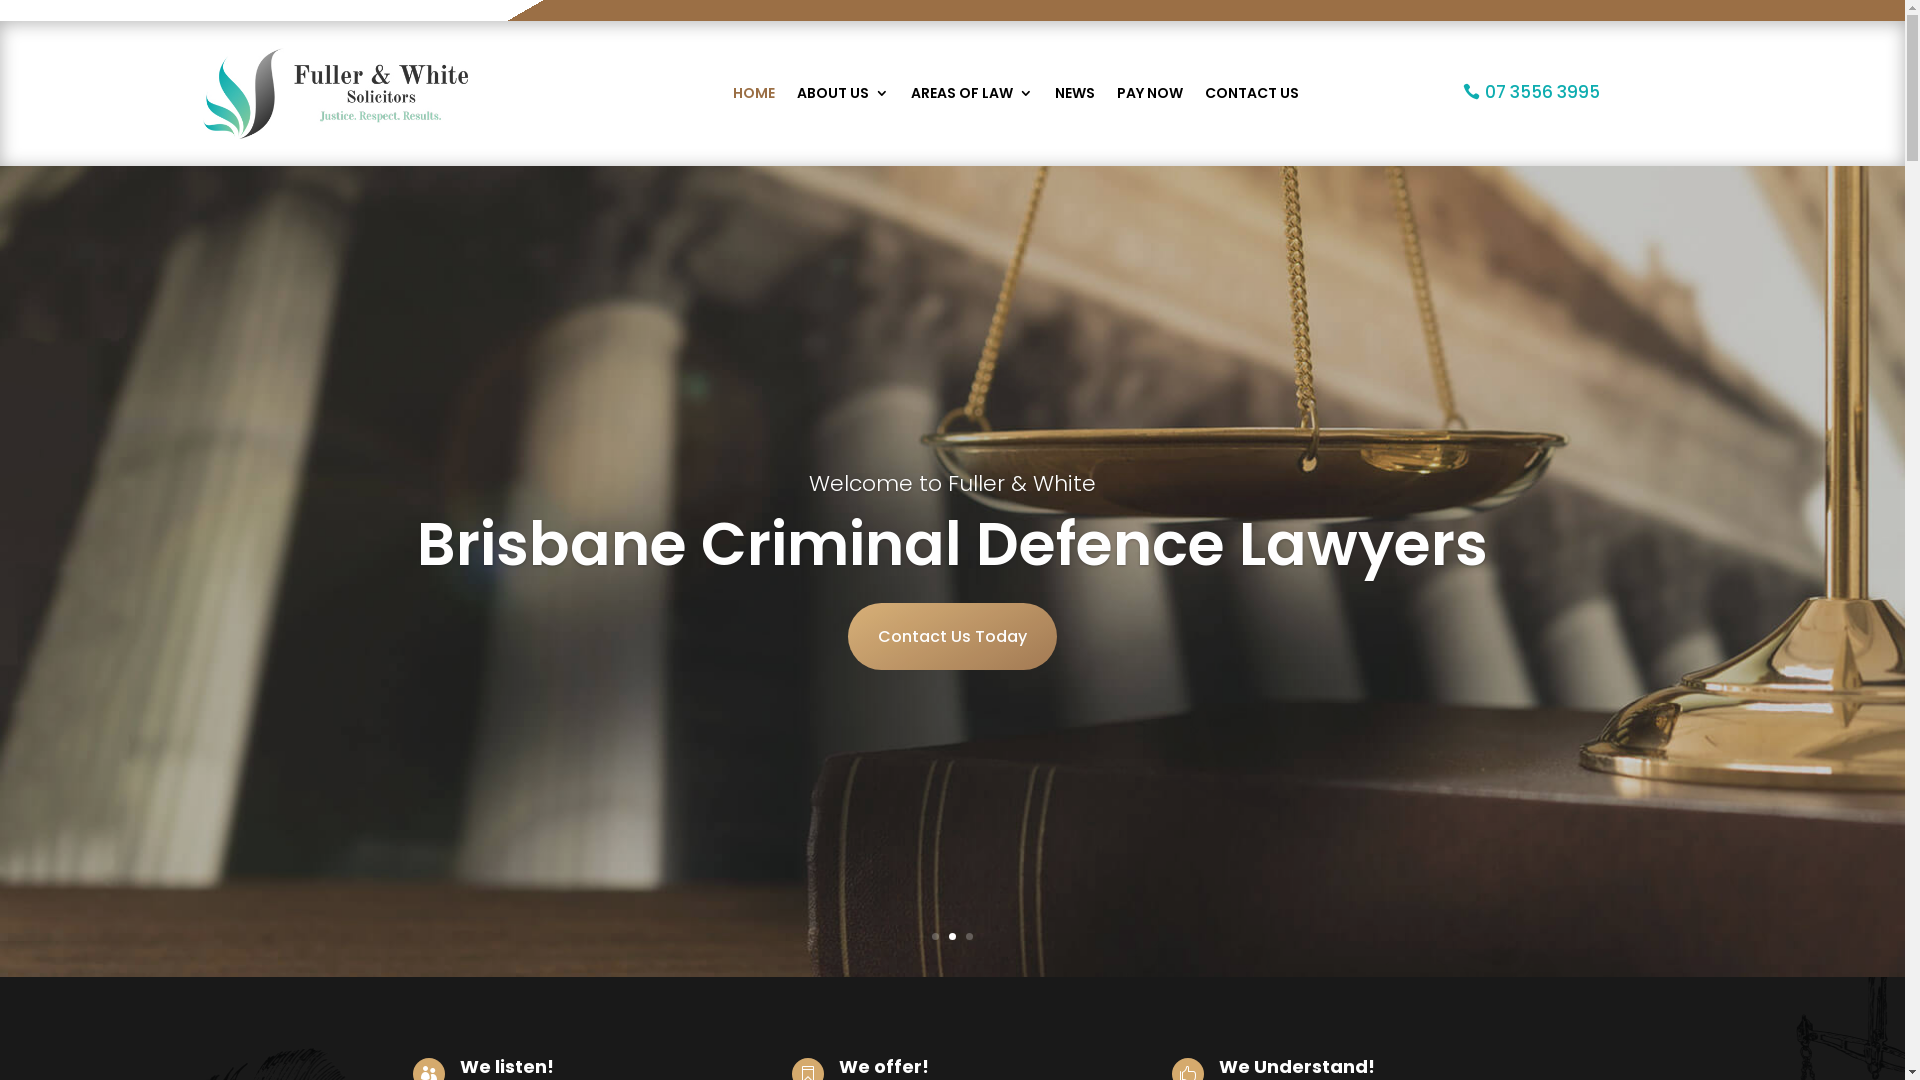 The width and height of the screenshot is (1920, 1080). Describe the element at coordinates (1250, 93) in the screenshot. I see `'CONTACT US'` at that location.